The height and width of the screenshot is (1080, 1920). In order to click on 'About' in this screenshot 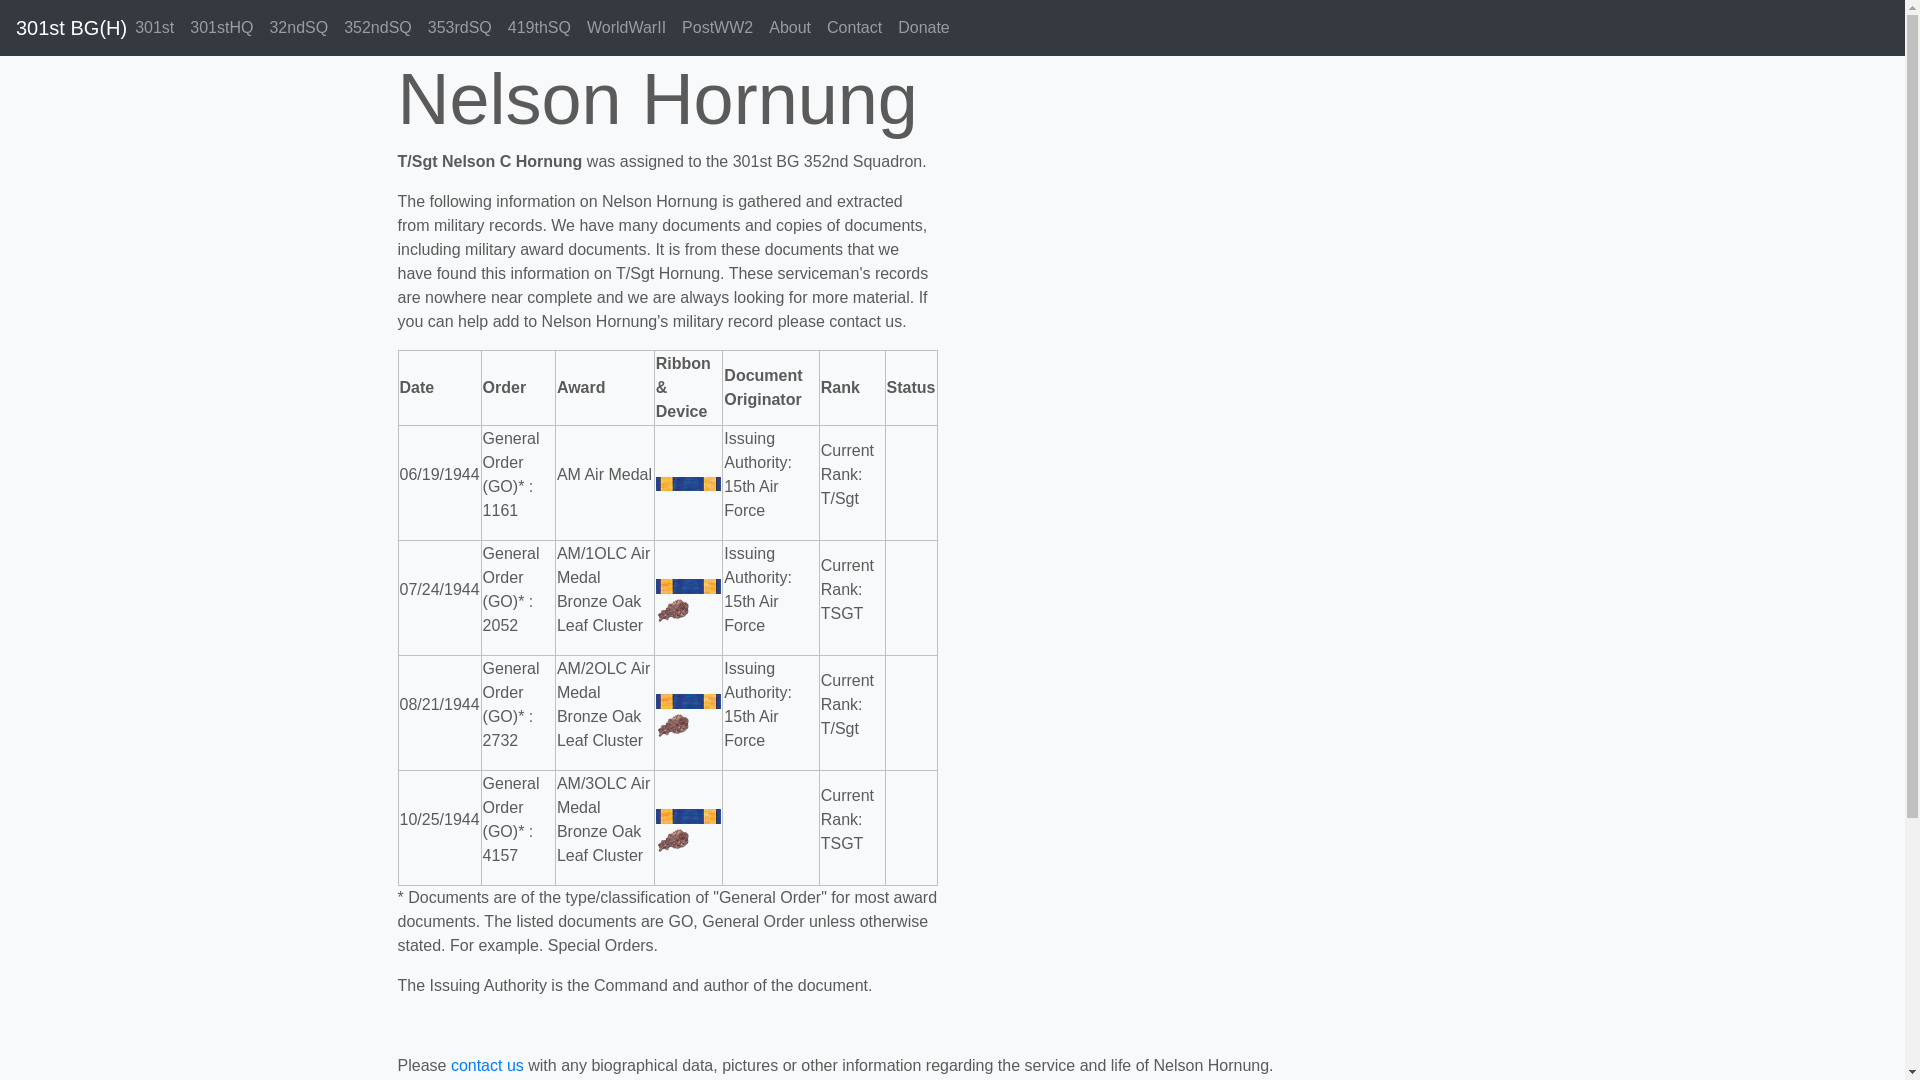, I will do `click(760, 27)`.